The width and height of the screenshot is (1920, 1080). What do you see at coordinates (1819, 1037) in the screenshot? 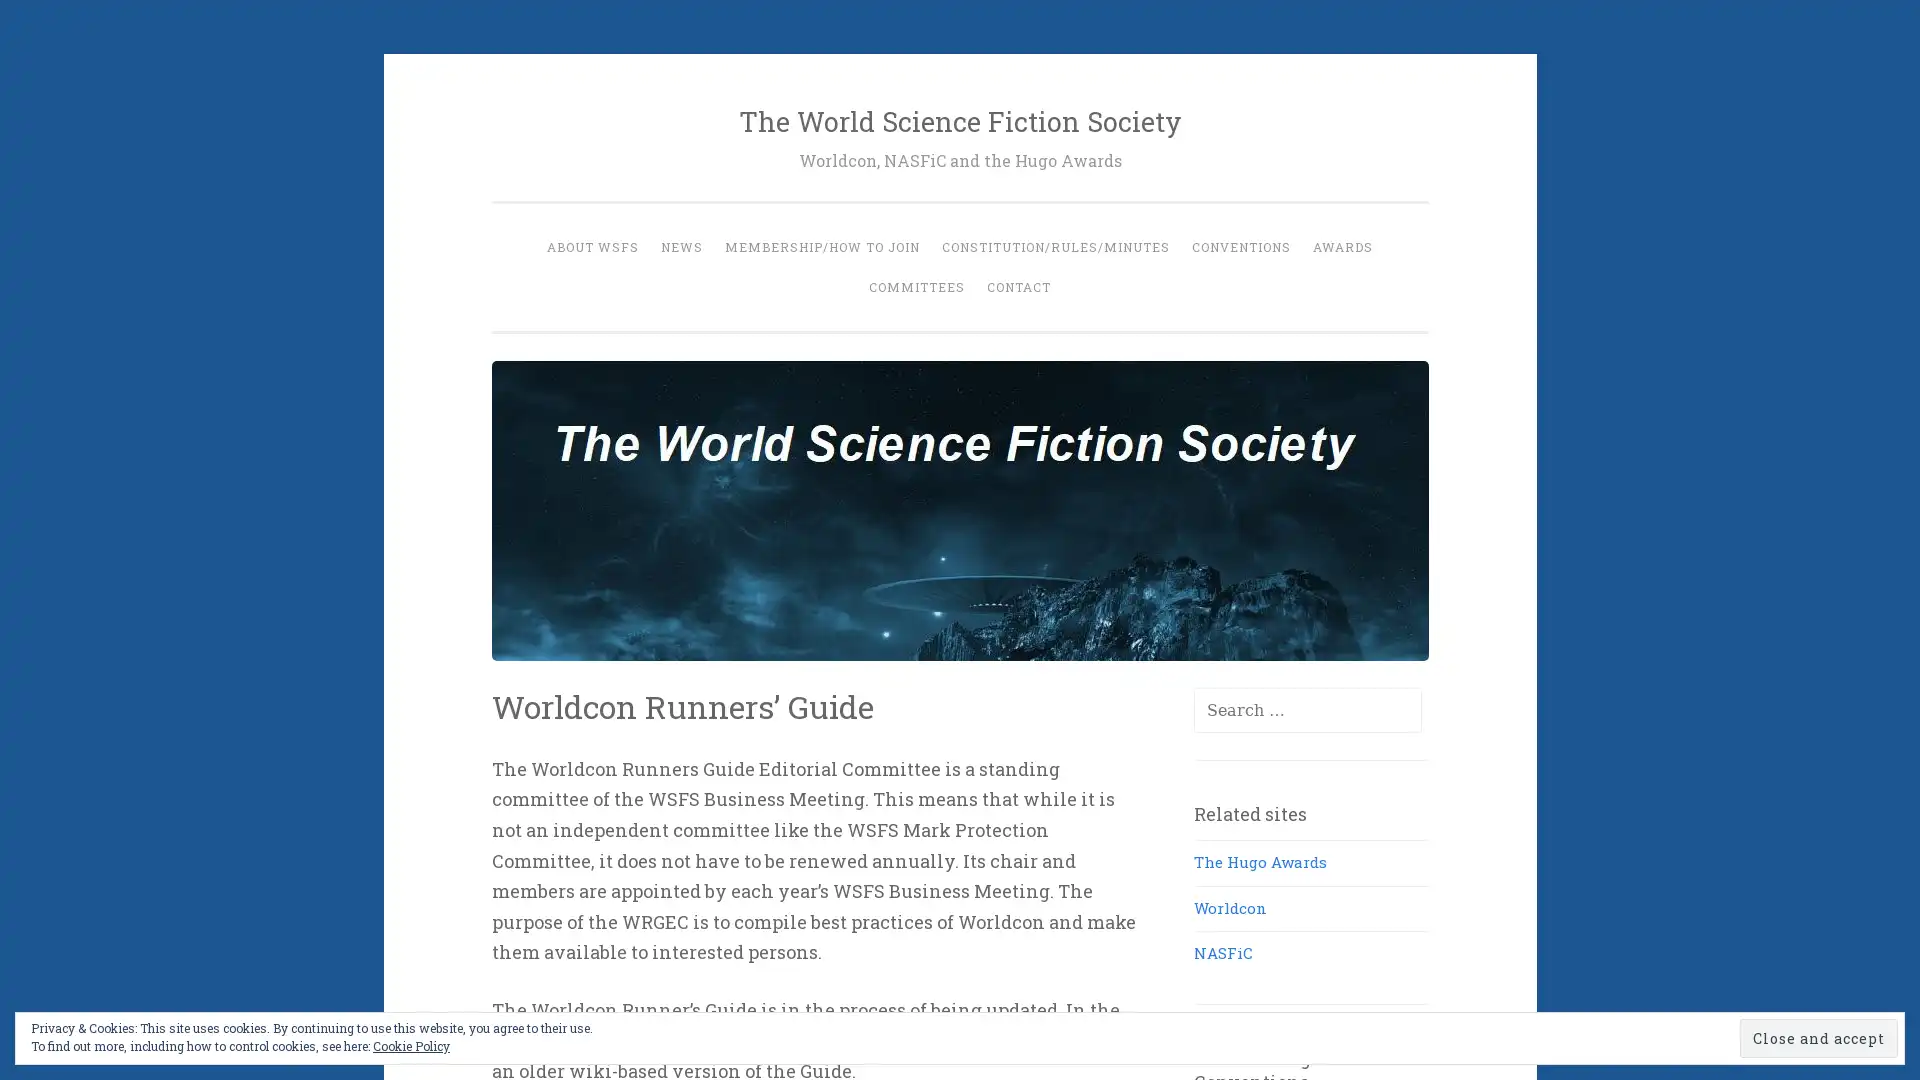
I see `Close and accept` at bounding box center [1819, 1037].